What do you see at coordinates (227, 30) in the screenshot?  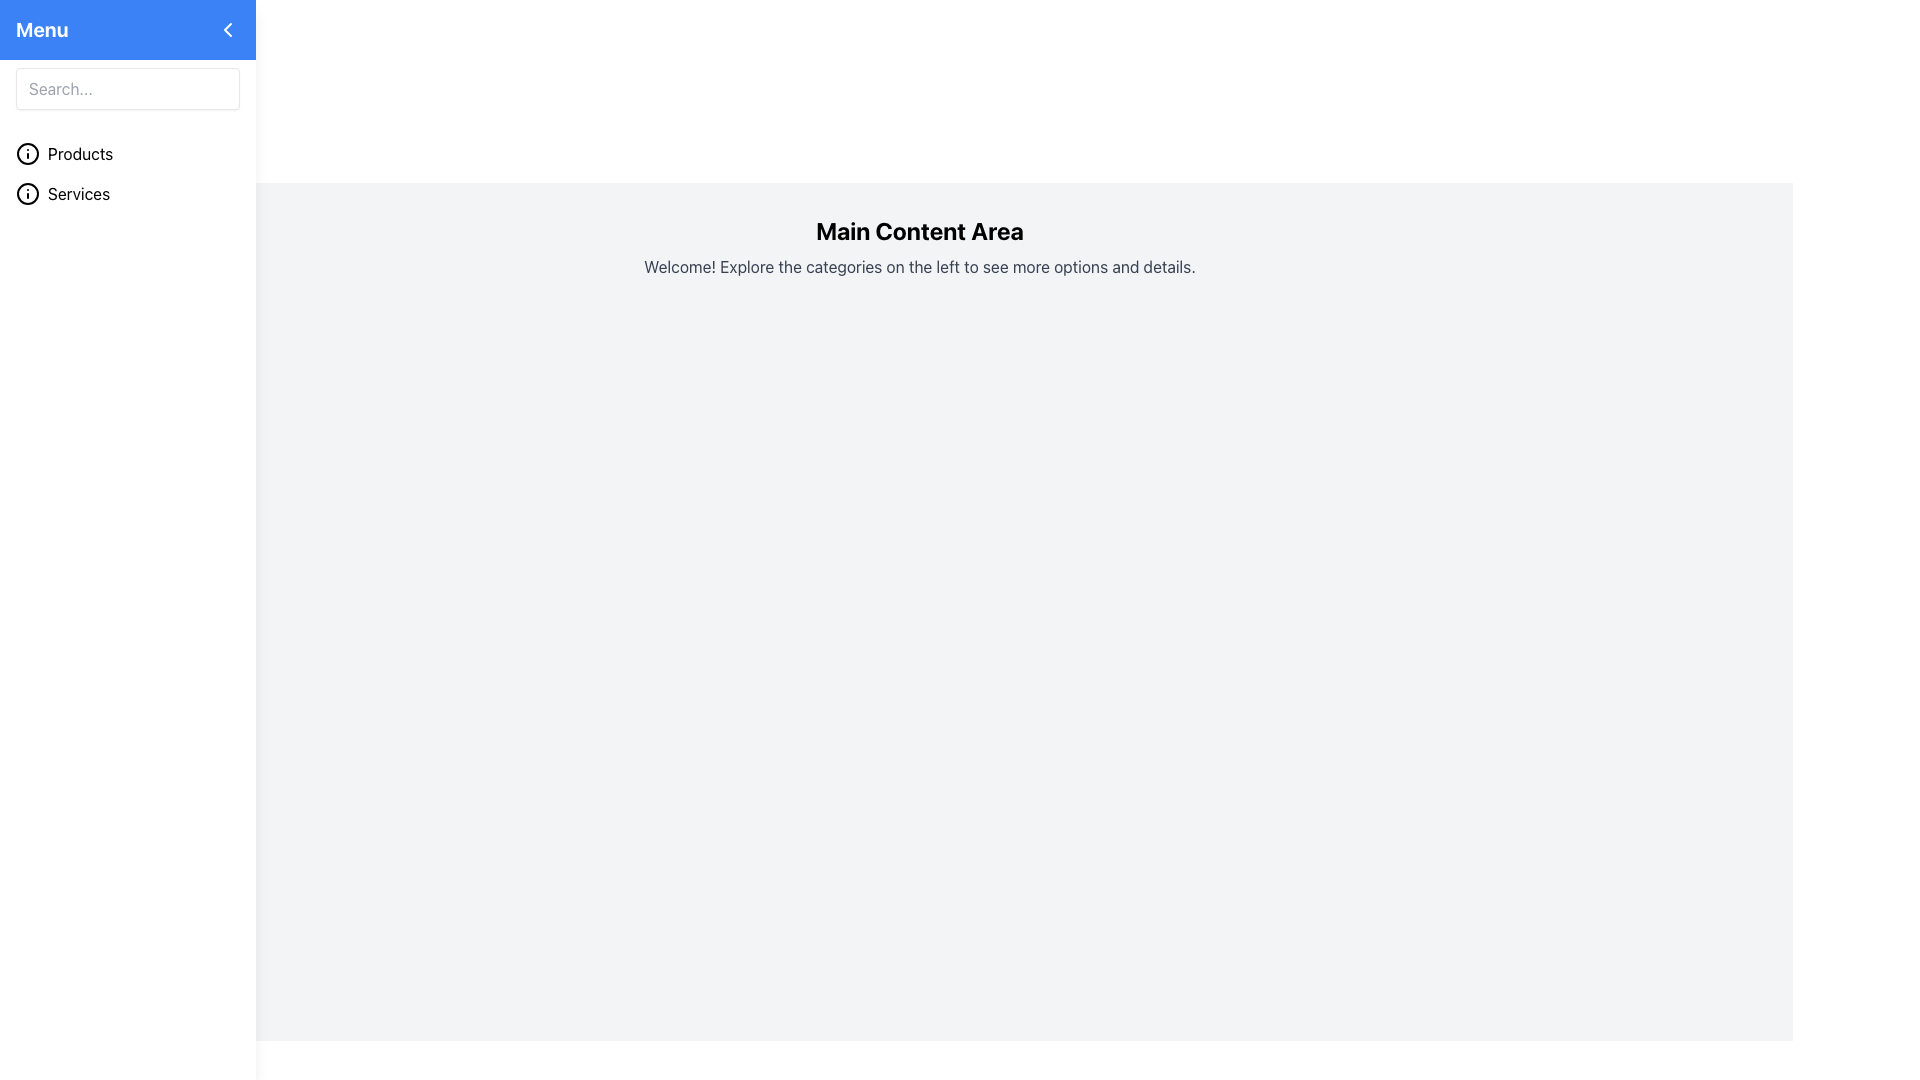 I see `the chevron icon in the Menu section, which serves as a back navigation button` at bounding box center [227, 30].